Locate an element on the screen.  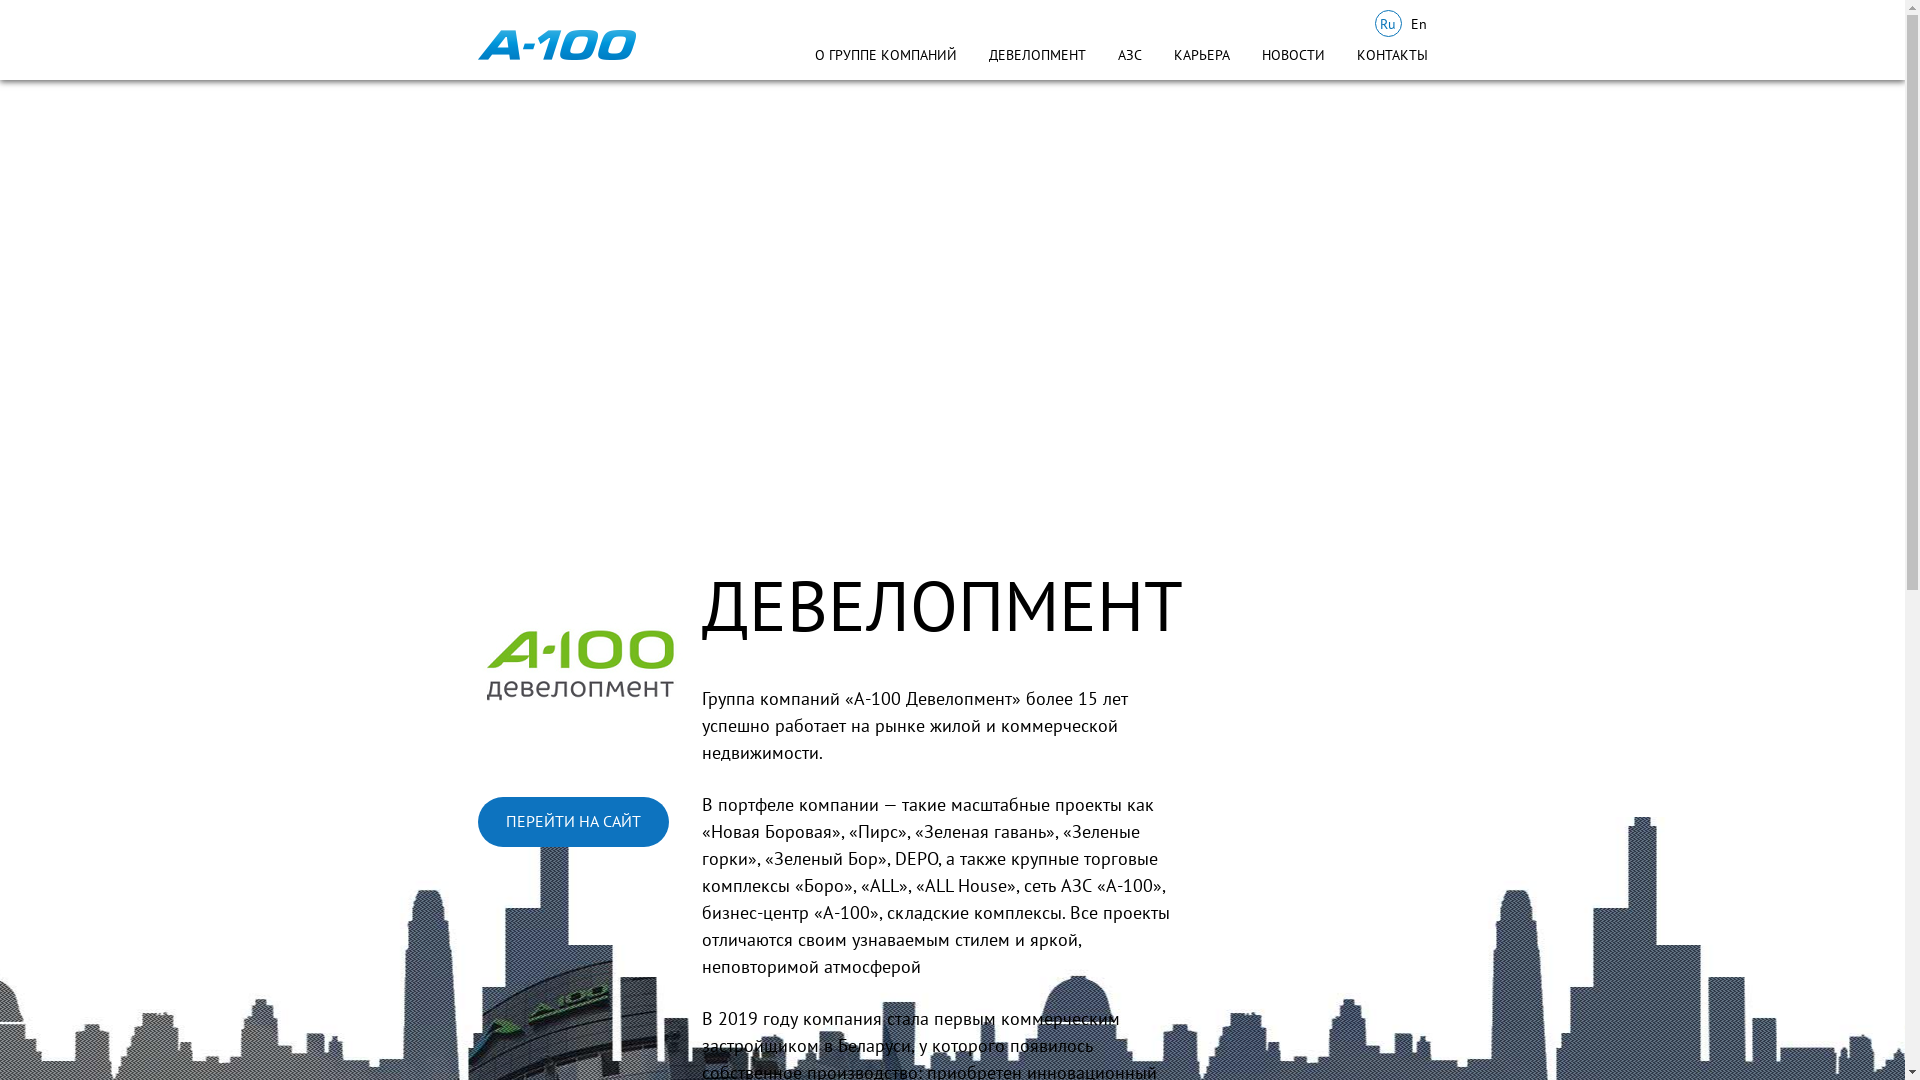
'En' is located at coordinates (1418, 23).